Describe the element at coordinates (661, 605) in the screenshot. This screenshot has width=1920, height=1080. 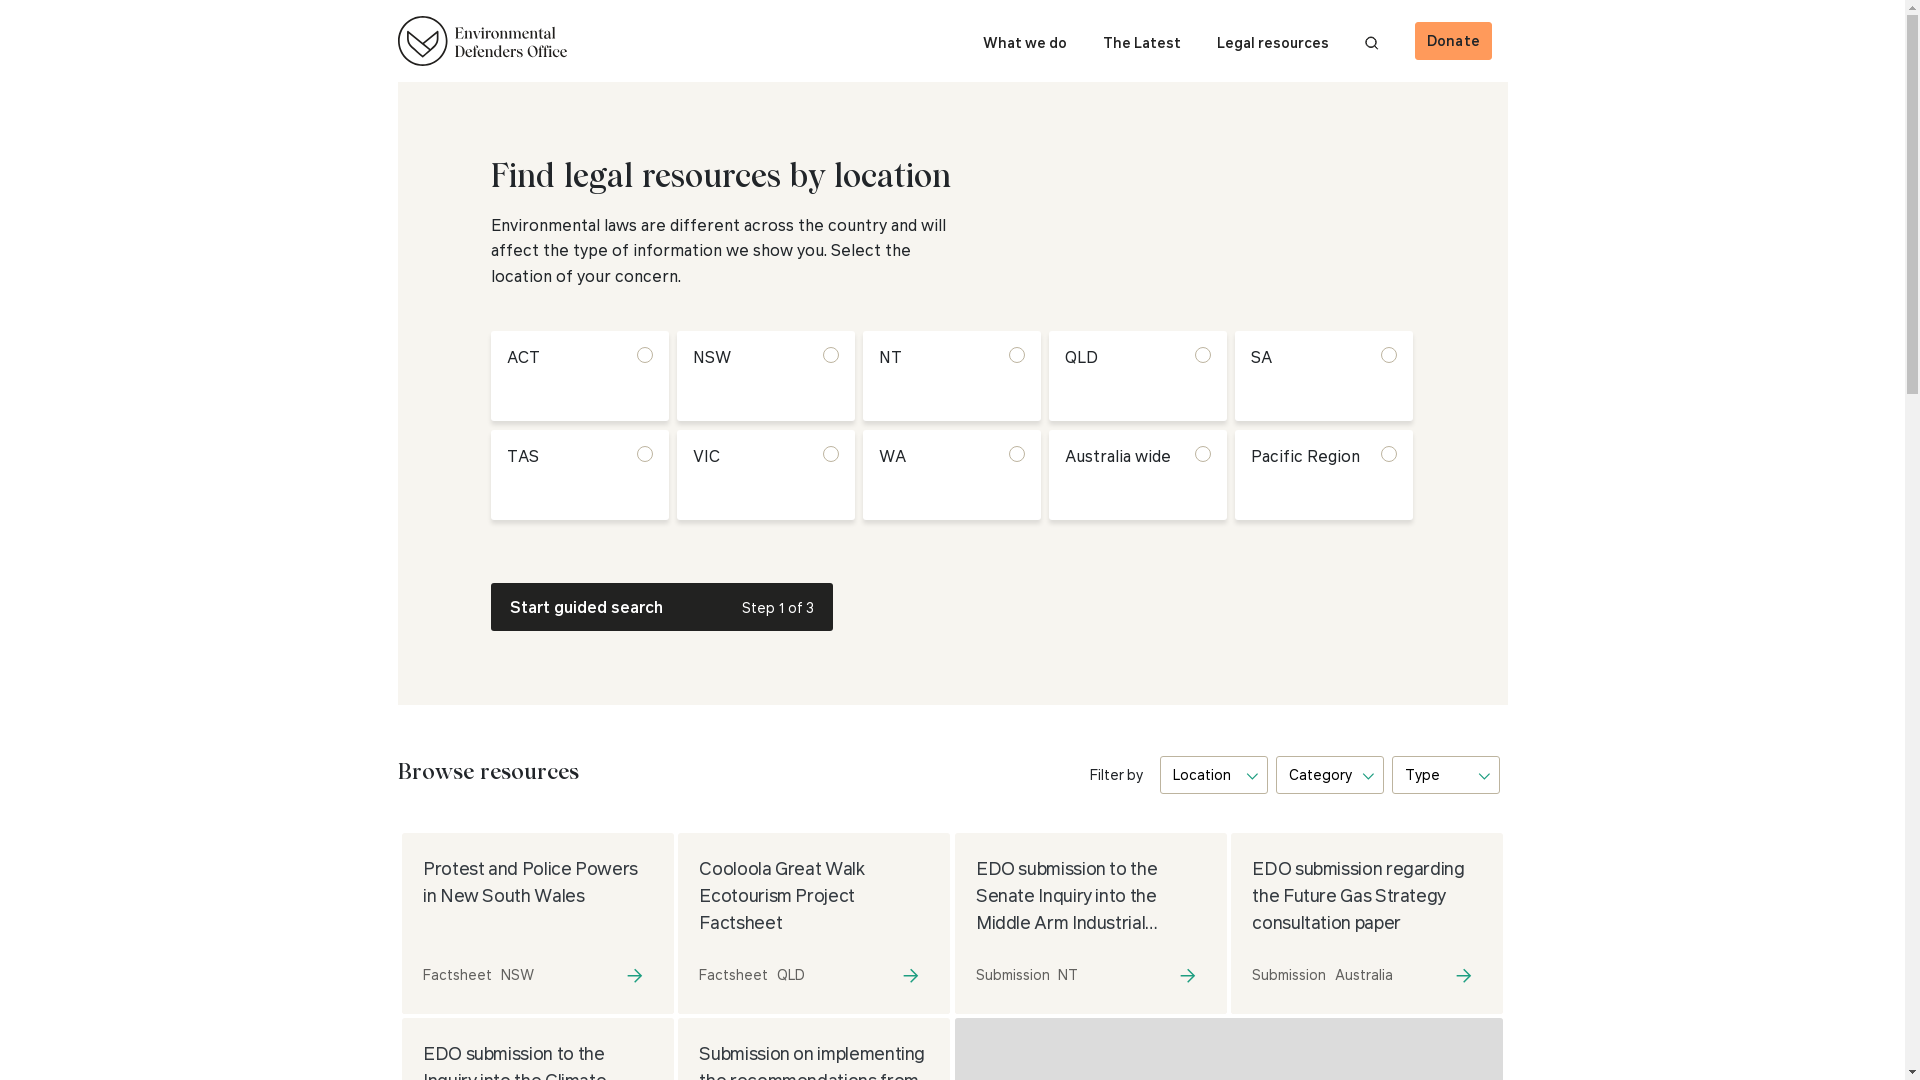
I see `'Start guided search` at that location.